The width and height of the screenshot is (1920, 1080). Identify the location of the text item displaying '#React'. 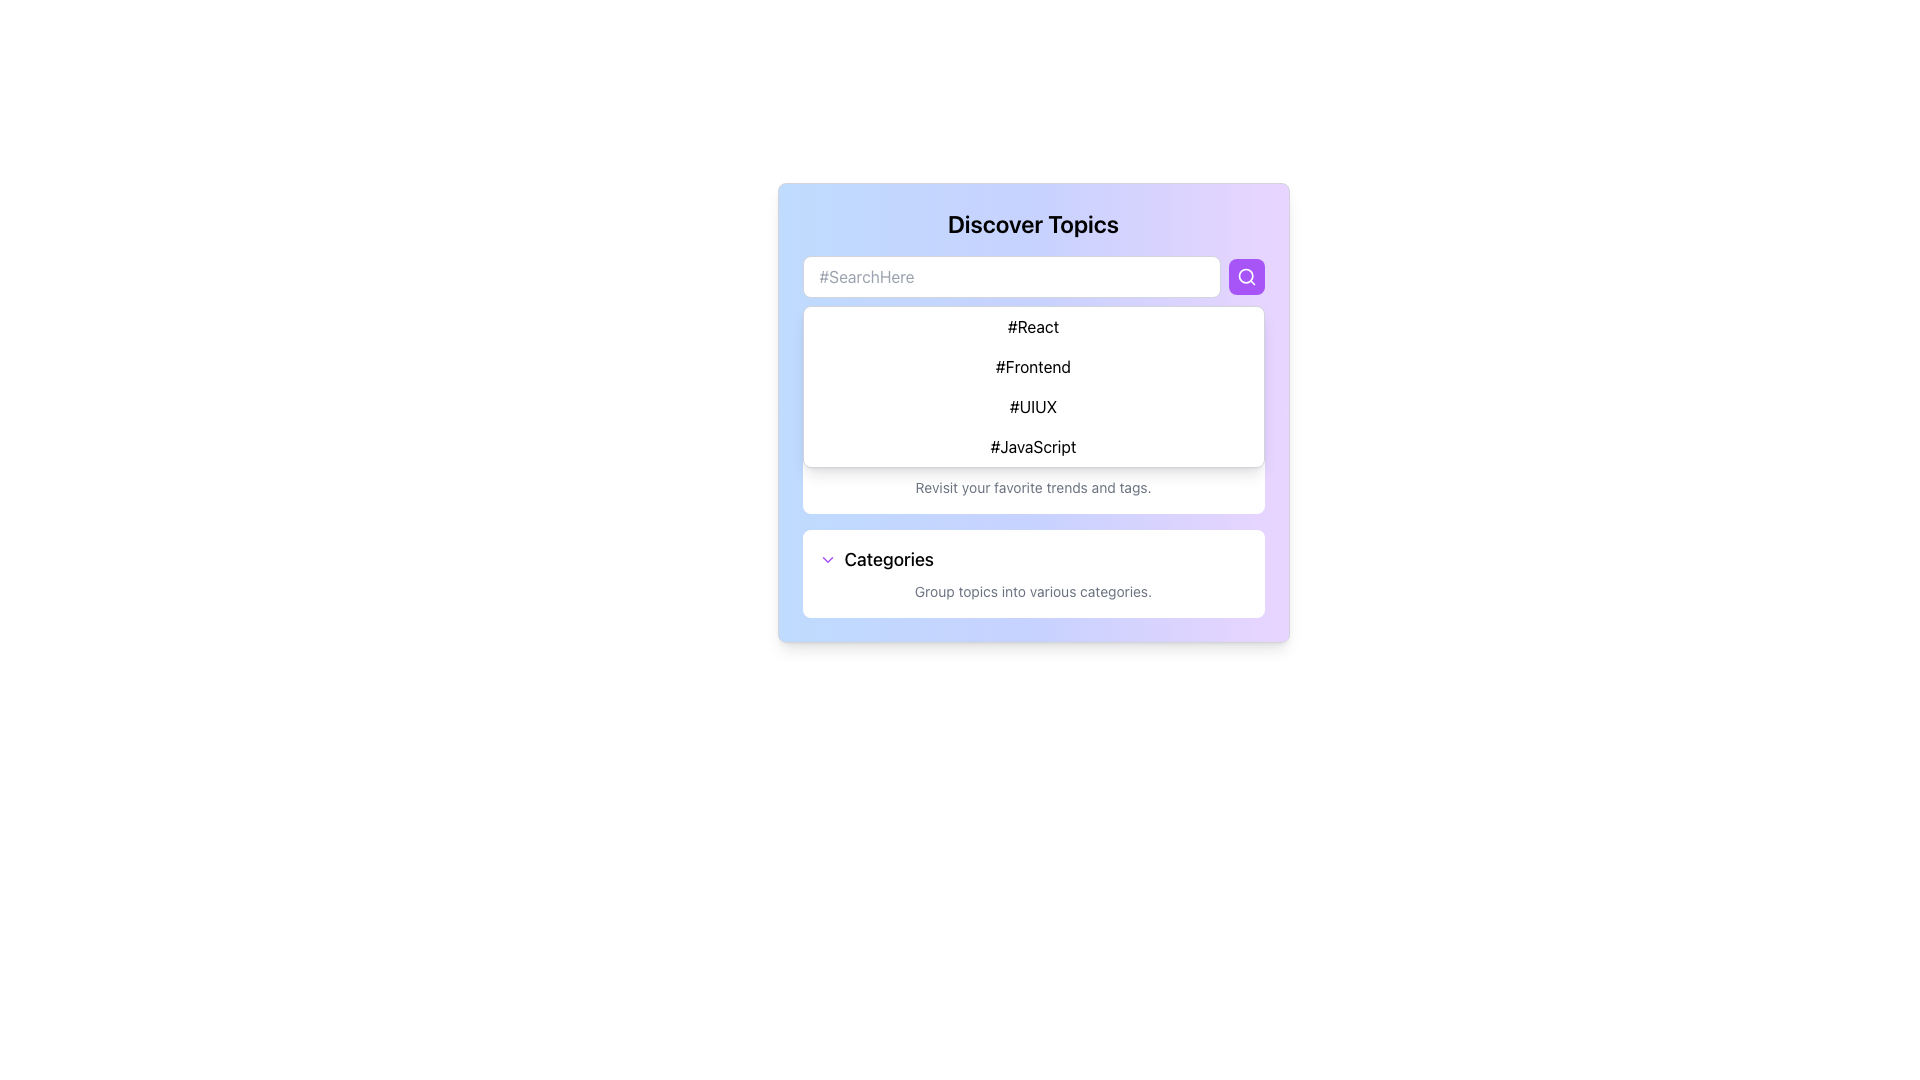
(1033, 326).